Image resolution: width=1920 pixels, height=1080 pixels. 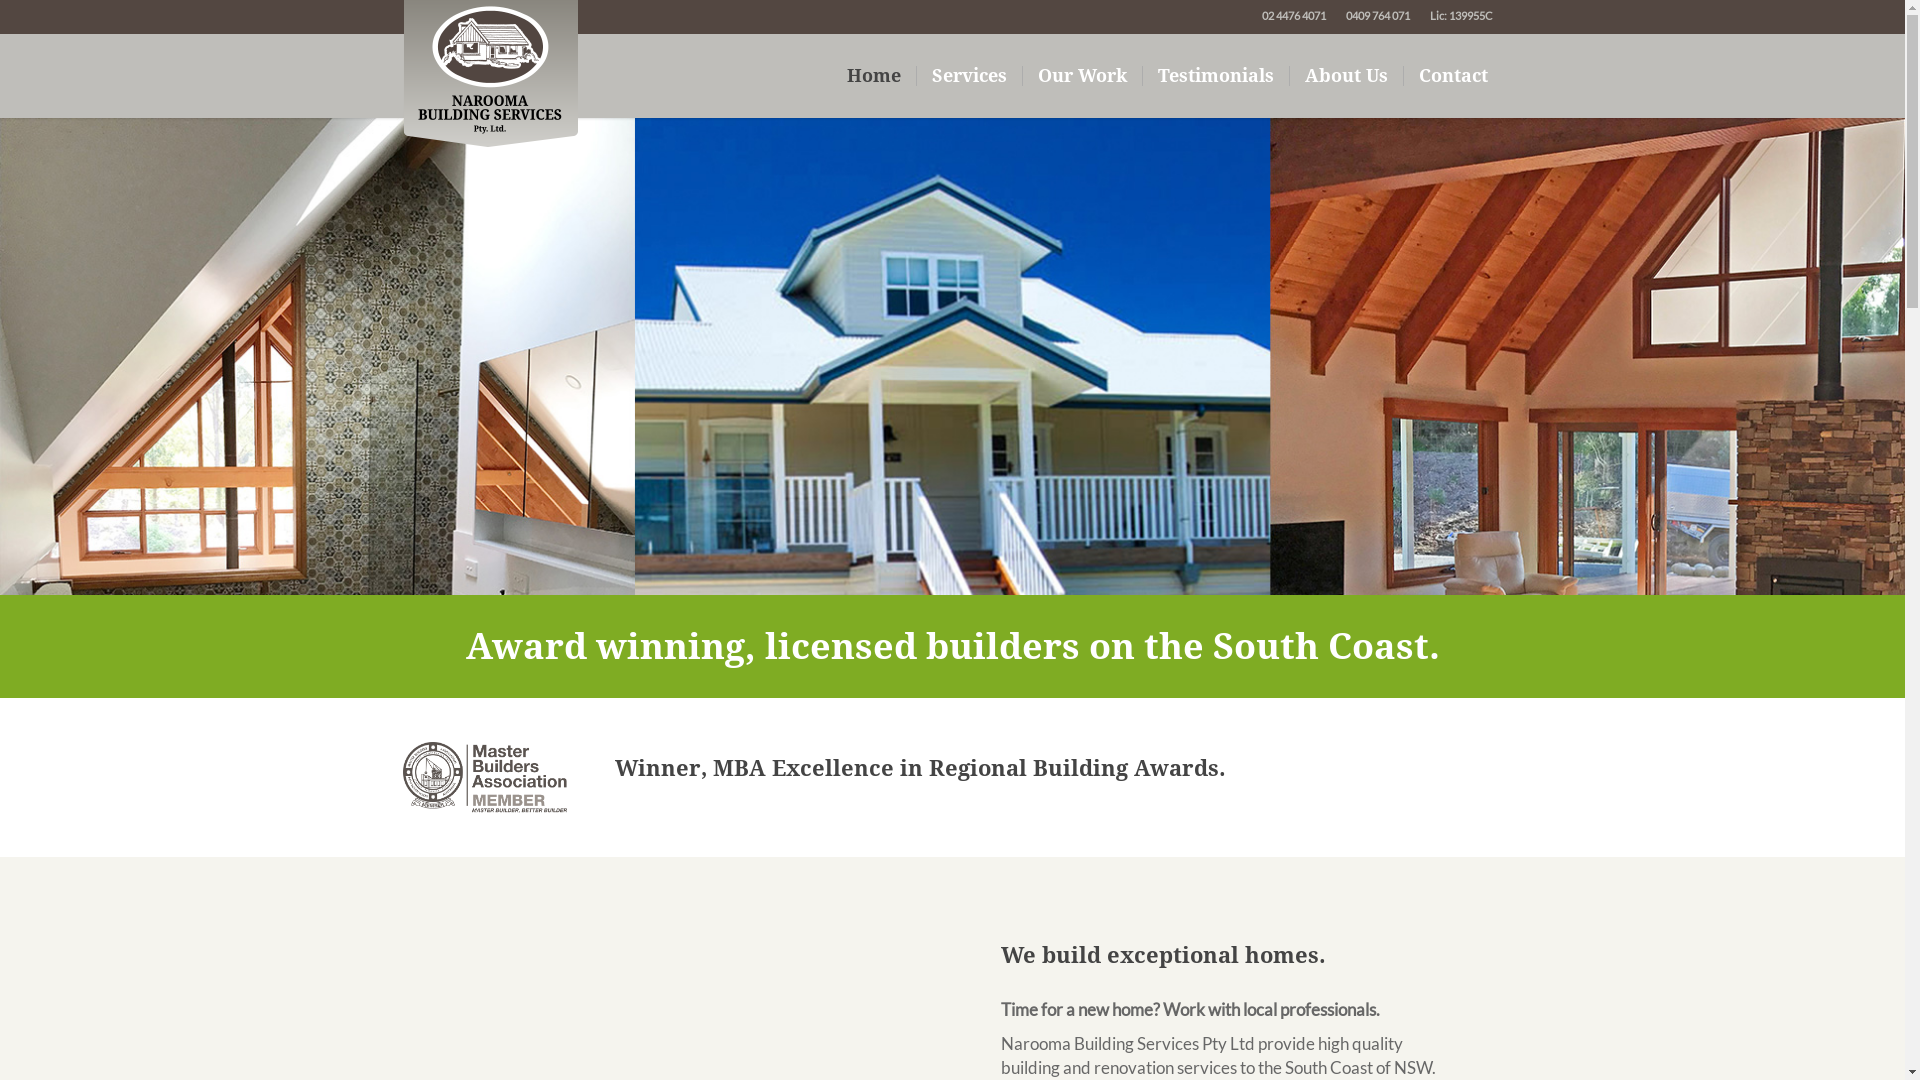 I want to click on 'Lic: 139955C', so click(x=1461, y=15).